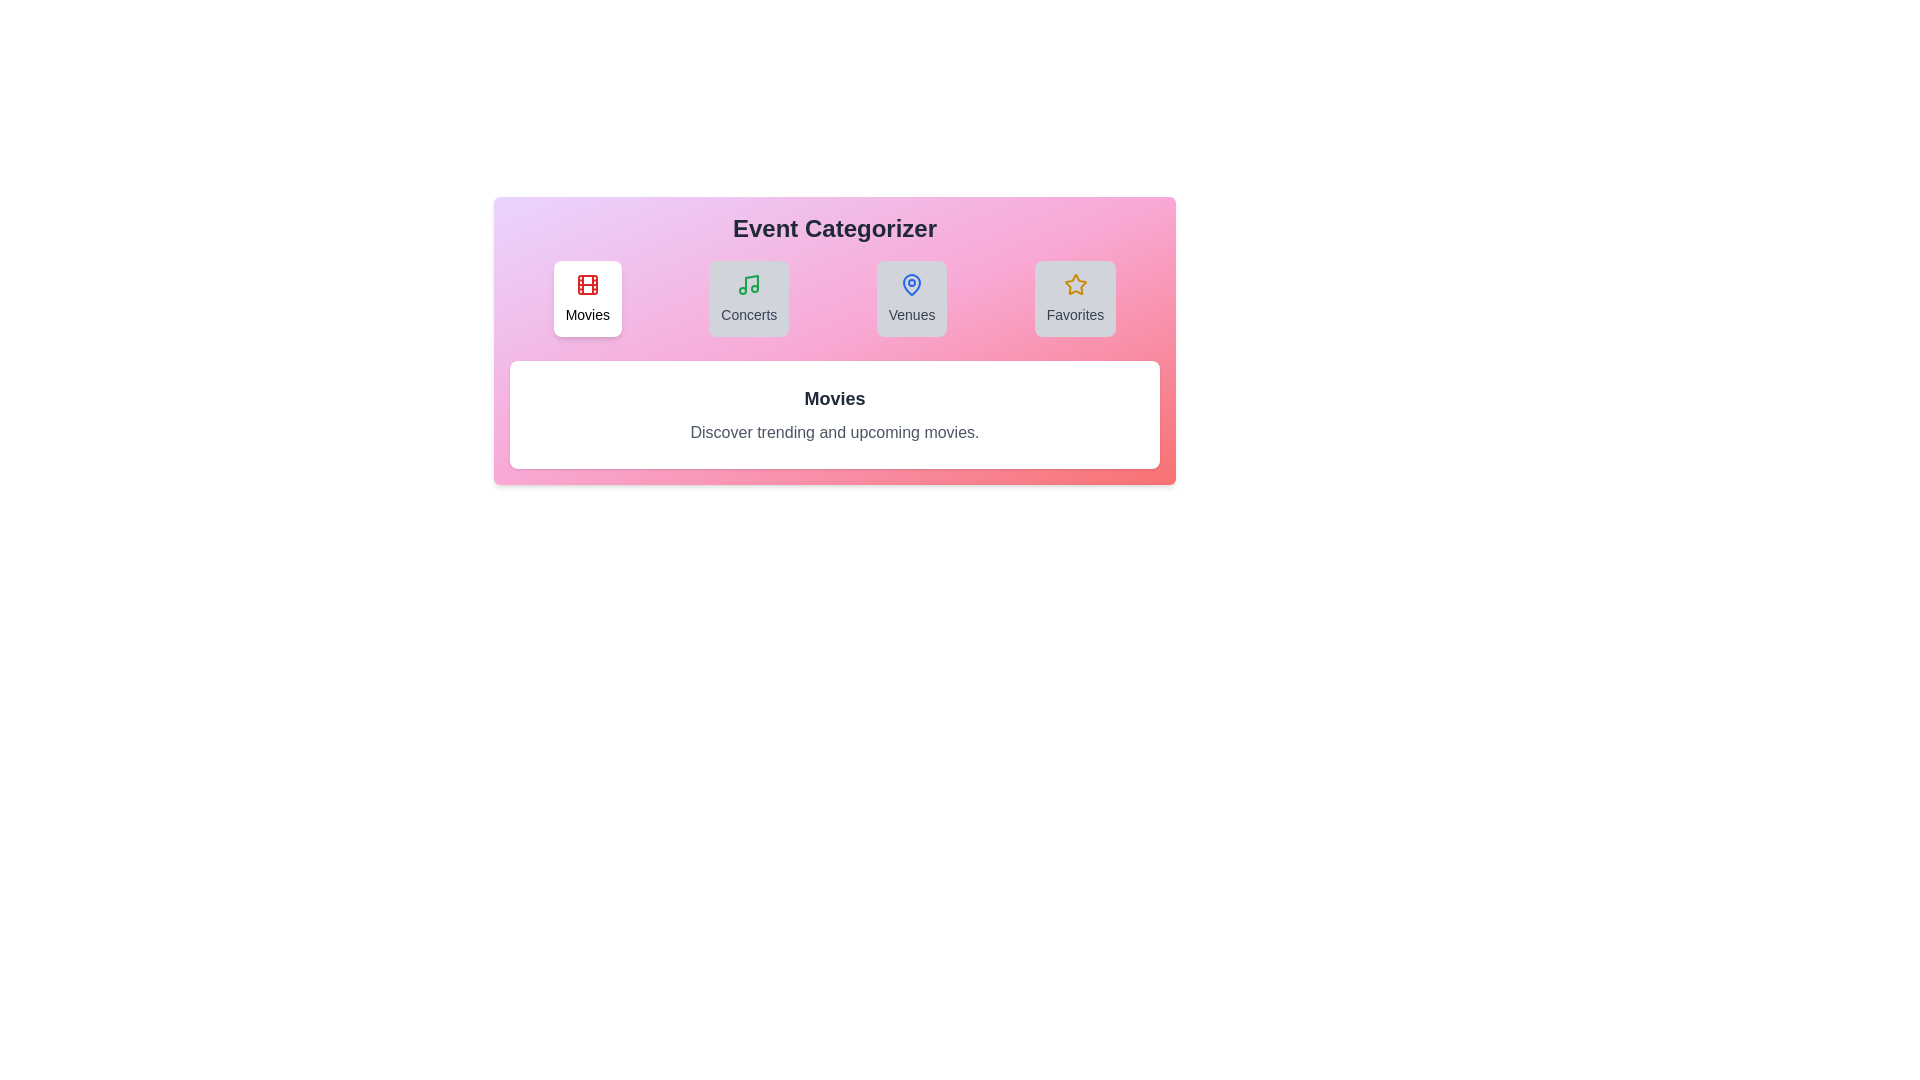 This screenshot has height=1080, width=1920. Describe the element at coordinates (748, 299) in the screenshot. I see `the Concerts tab` at that location.